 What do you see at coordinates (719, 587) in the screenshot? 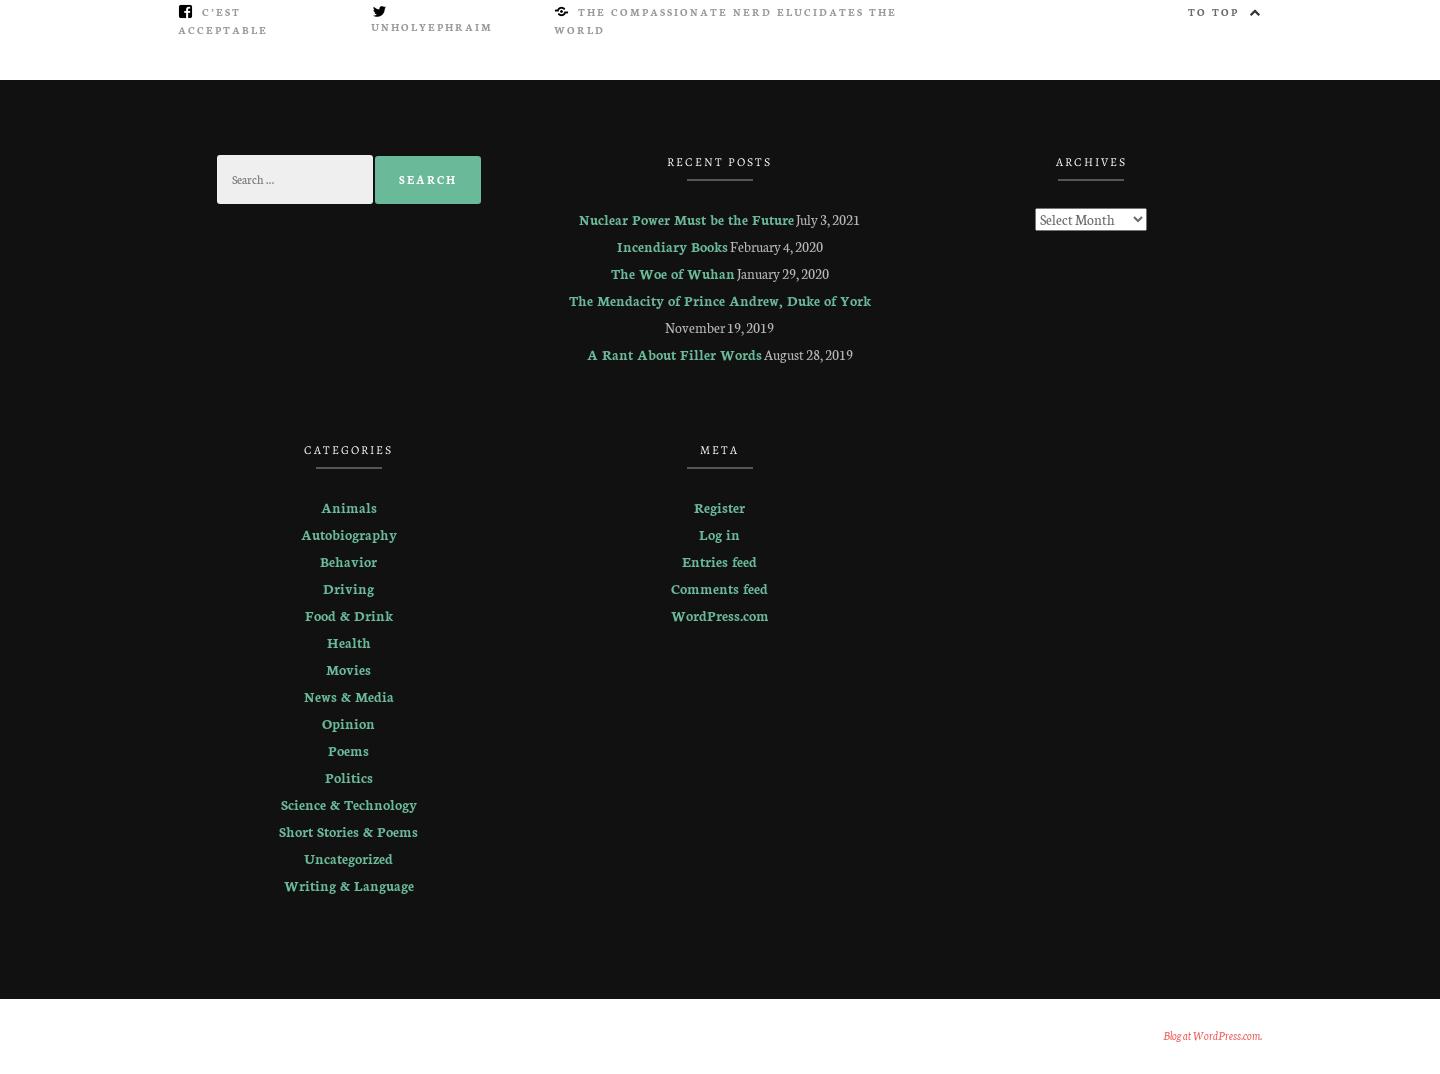
I see `'Comments feed'` at bounding box center [719, 587].